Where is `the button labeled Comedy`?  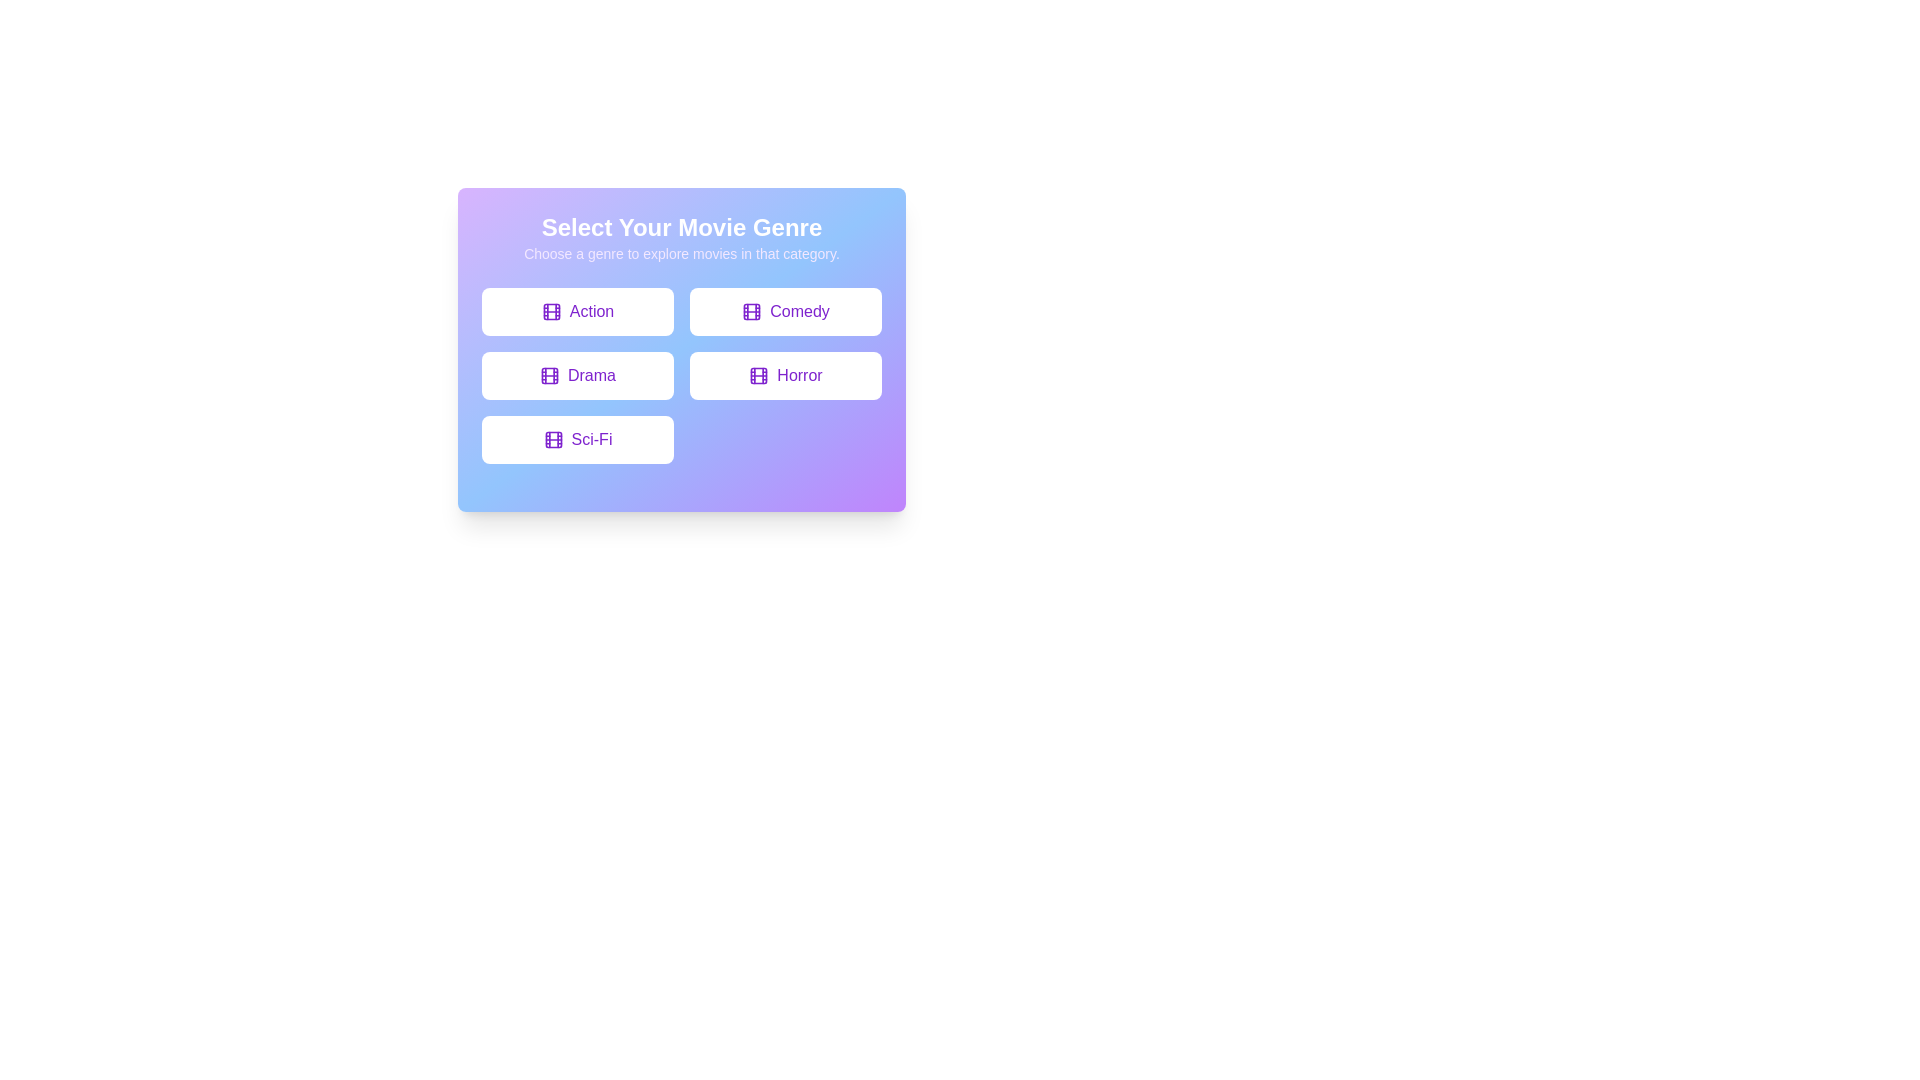 the button labeled Comedy is located at coordinates (785, 312).